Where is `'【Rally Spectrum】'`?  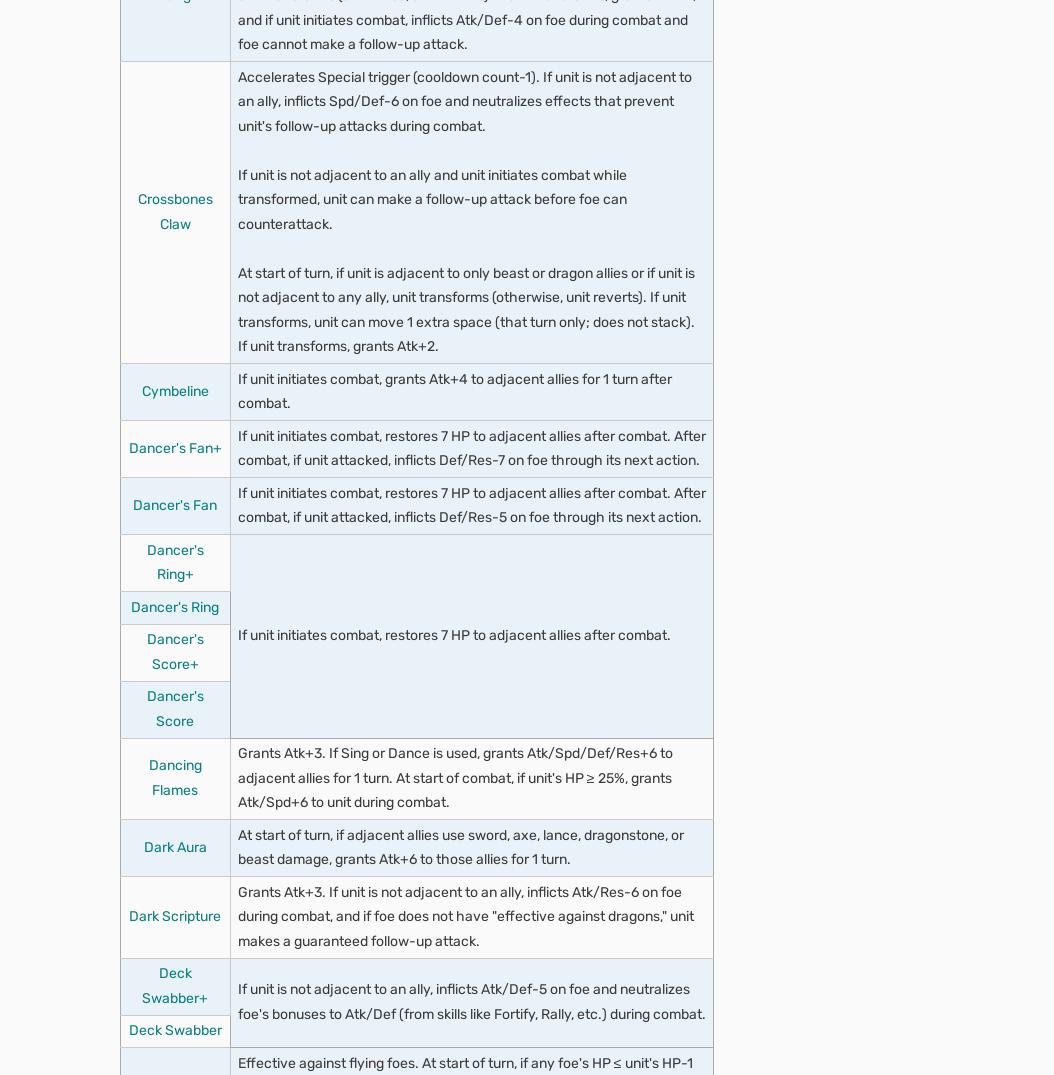
'【Rally Spectrum】' is located at coordinates (322, 1039).